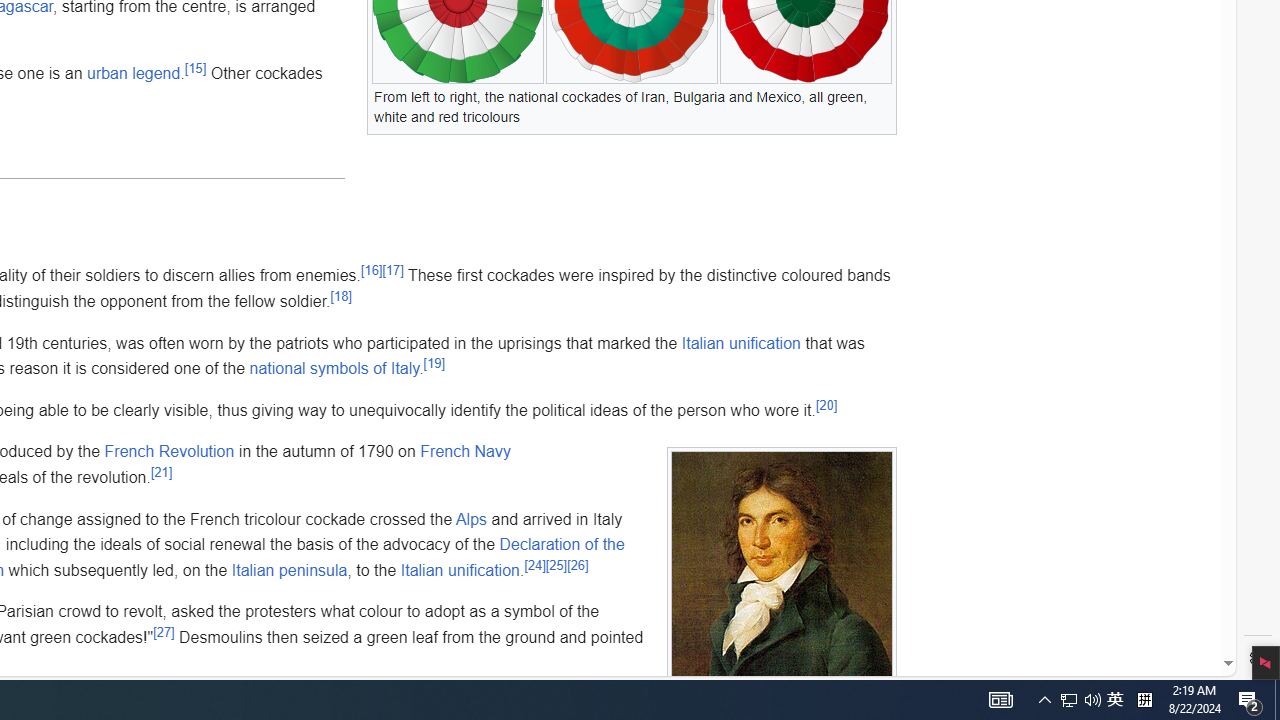 This screenshot has width=1280, height=720. What do you see at coordinates (826, 405) in the screenshot?
I see `'[20]'` at bounding box center [826, 405].